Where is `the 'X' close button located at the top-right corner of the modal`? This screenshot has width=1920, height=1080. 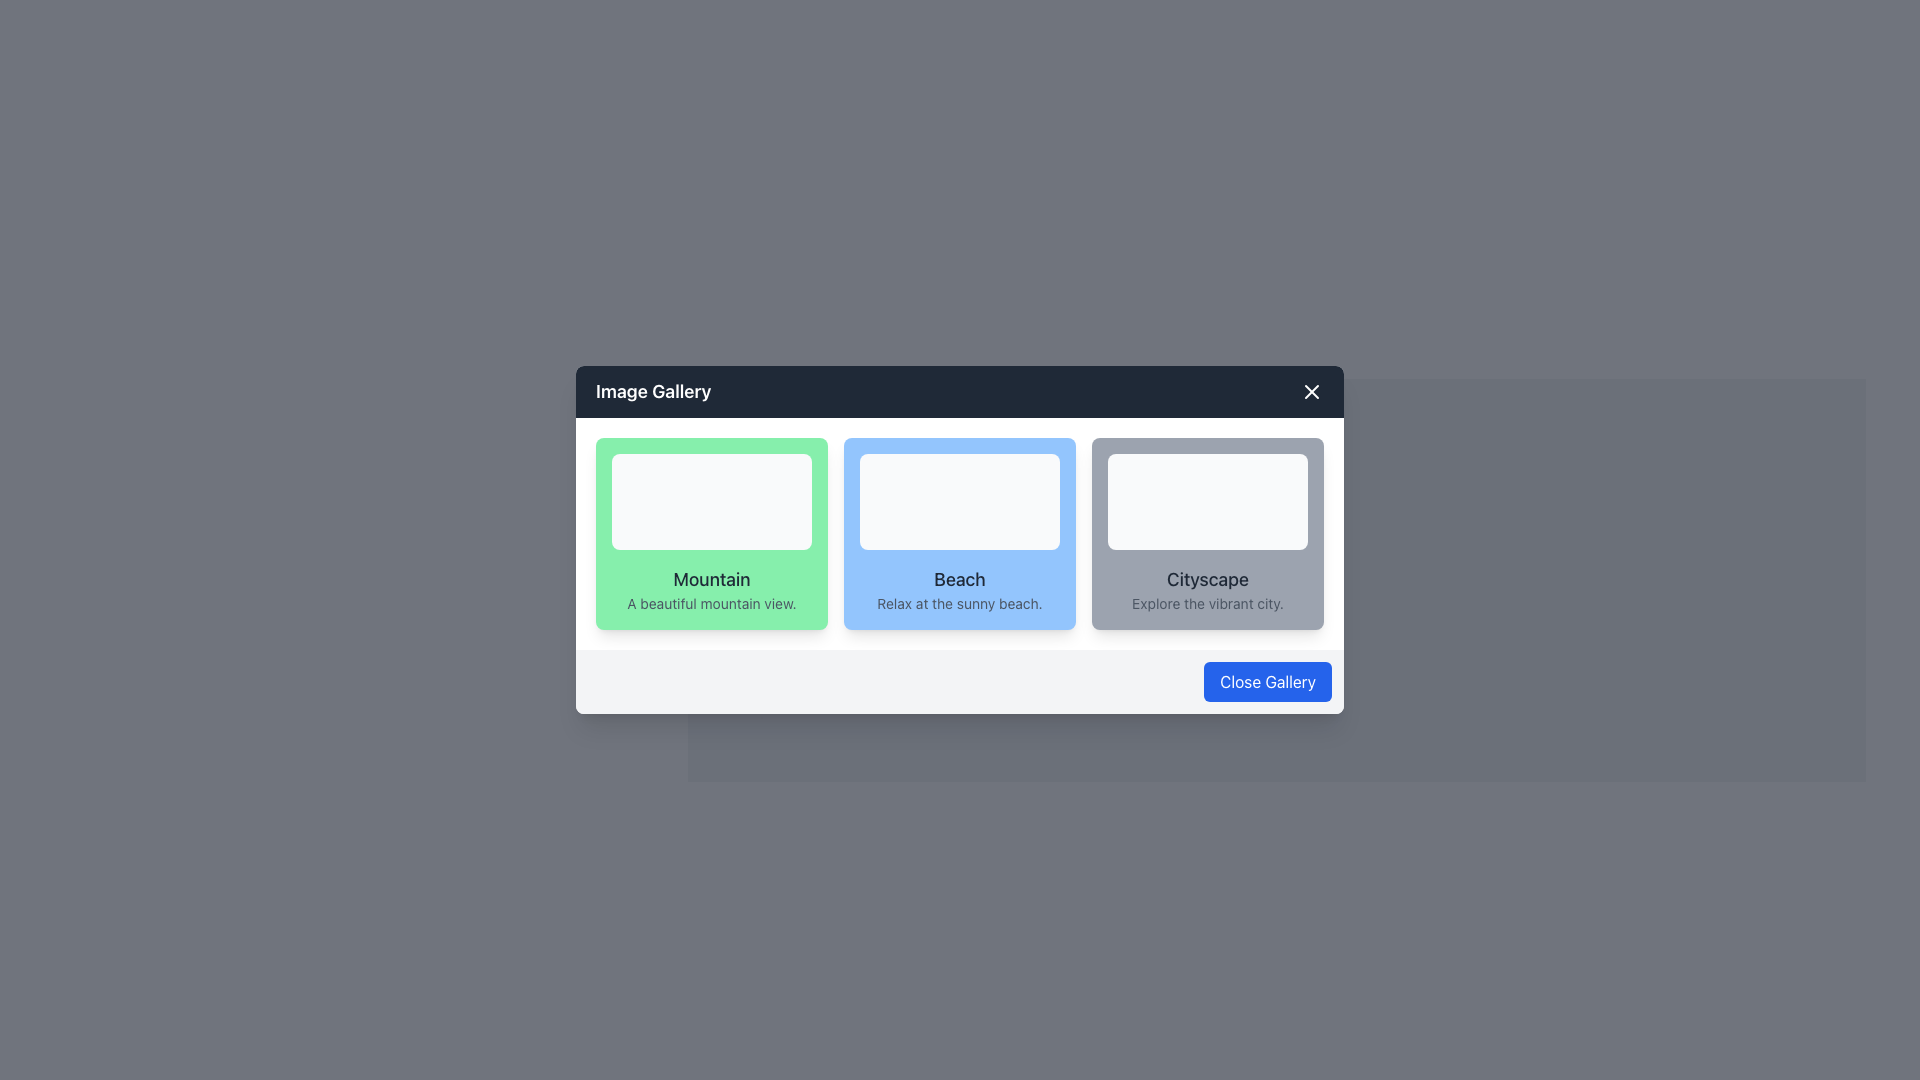
the 'X' close button located at the top-right corner of the modal is located at coordinates (1311, 392).